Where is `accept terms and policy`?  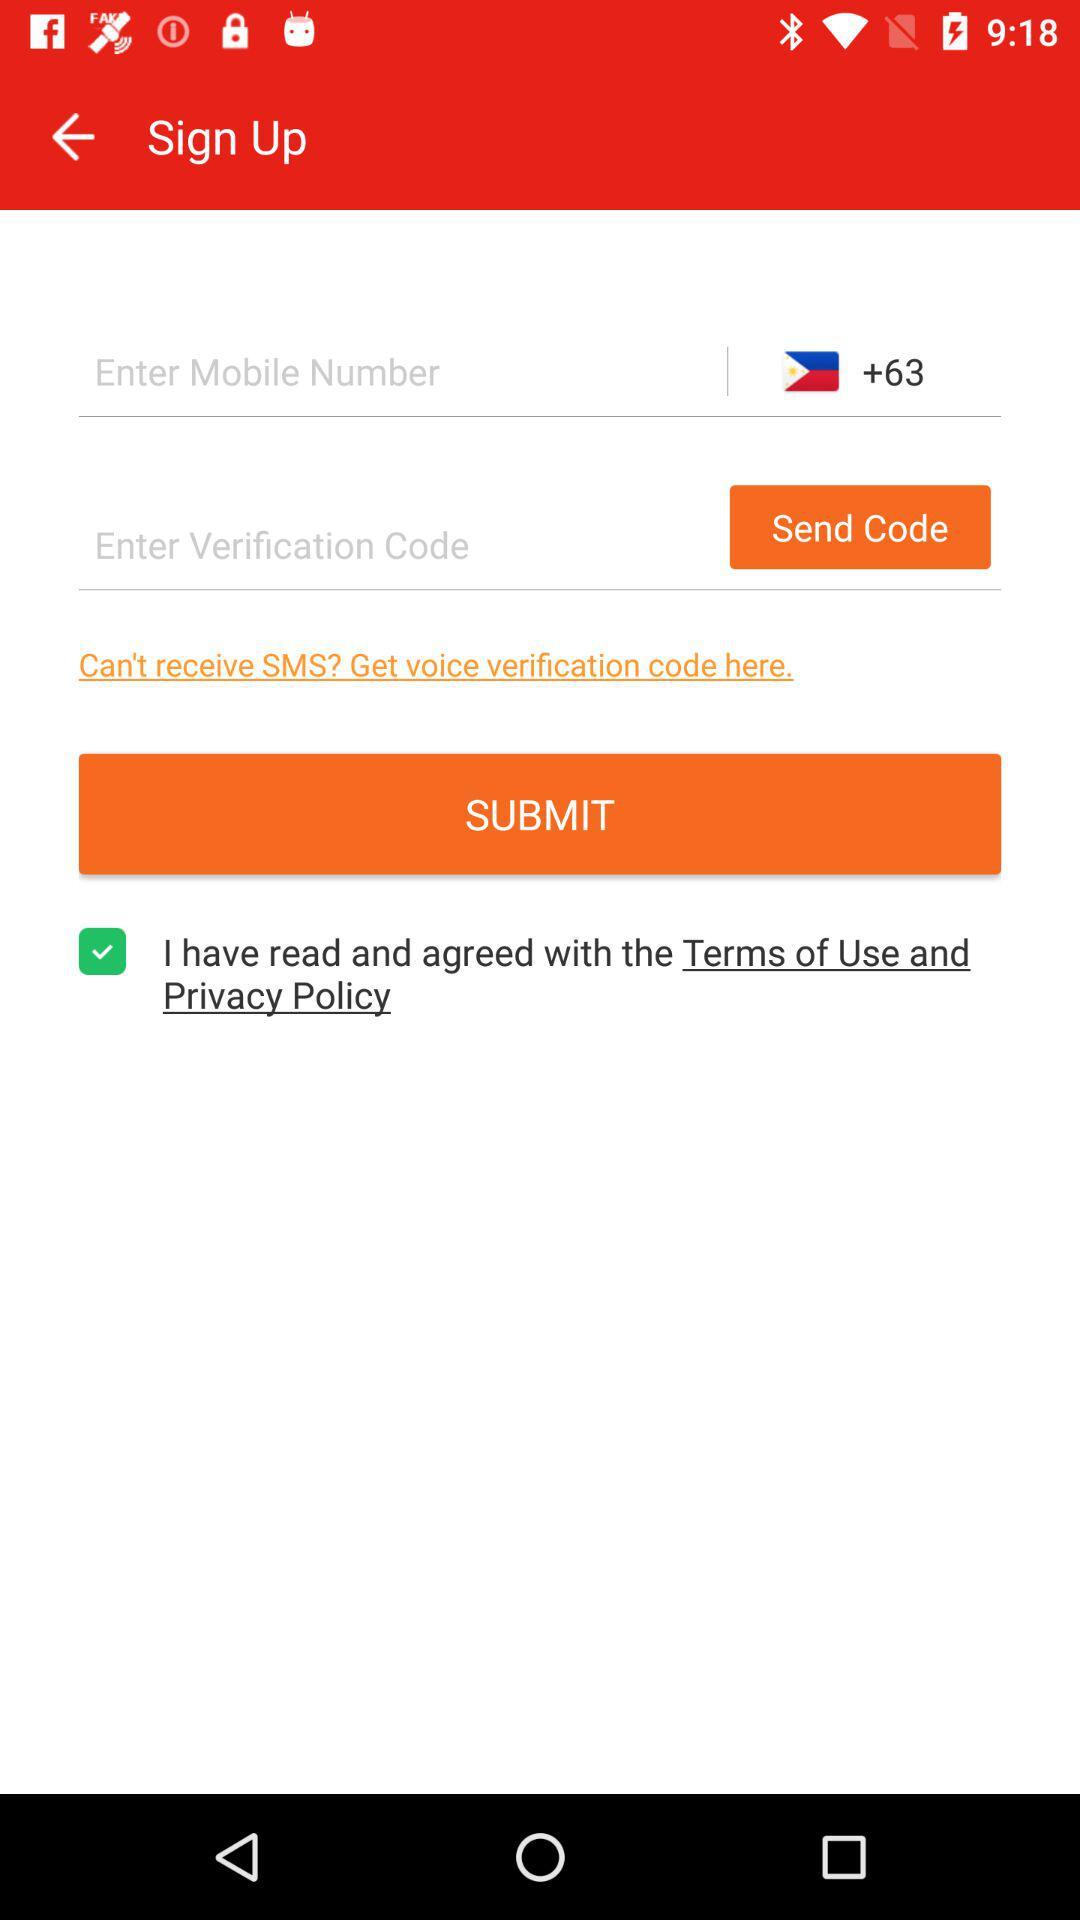
accept terms and policy is located at coordinates (102, 950).